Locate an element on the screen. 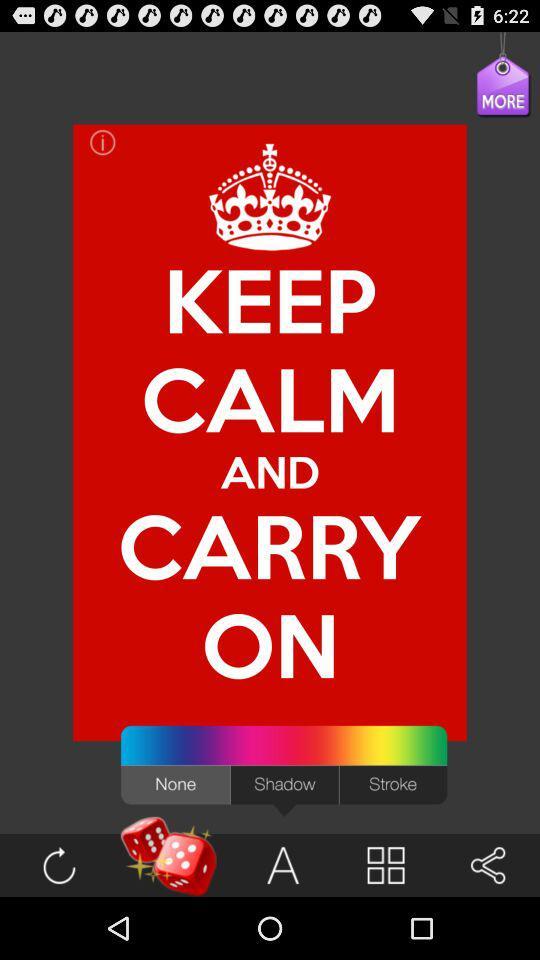 Image resolution: width=540 pixels, height=960 pixels. the book icon is located at coordinates (386, 926).